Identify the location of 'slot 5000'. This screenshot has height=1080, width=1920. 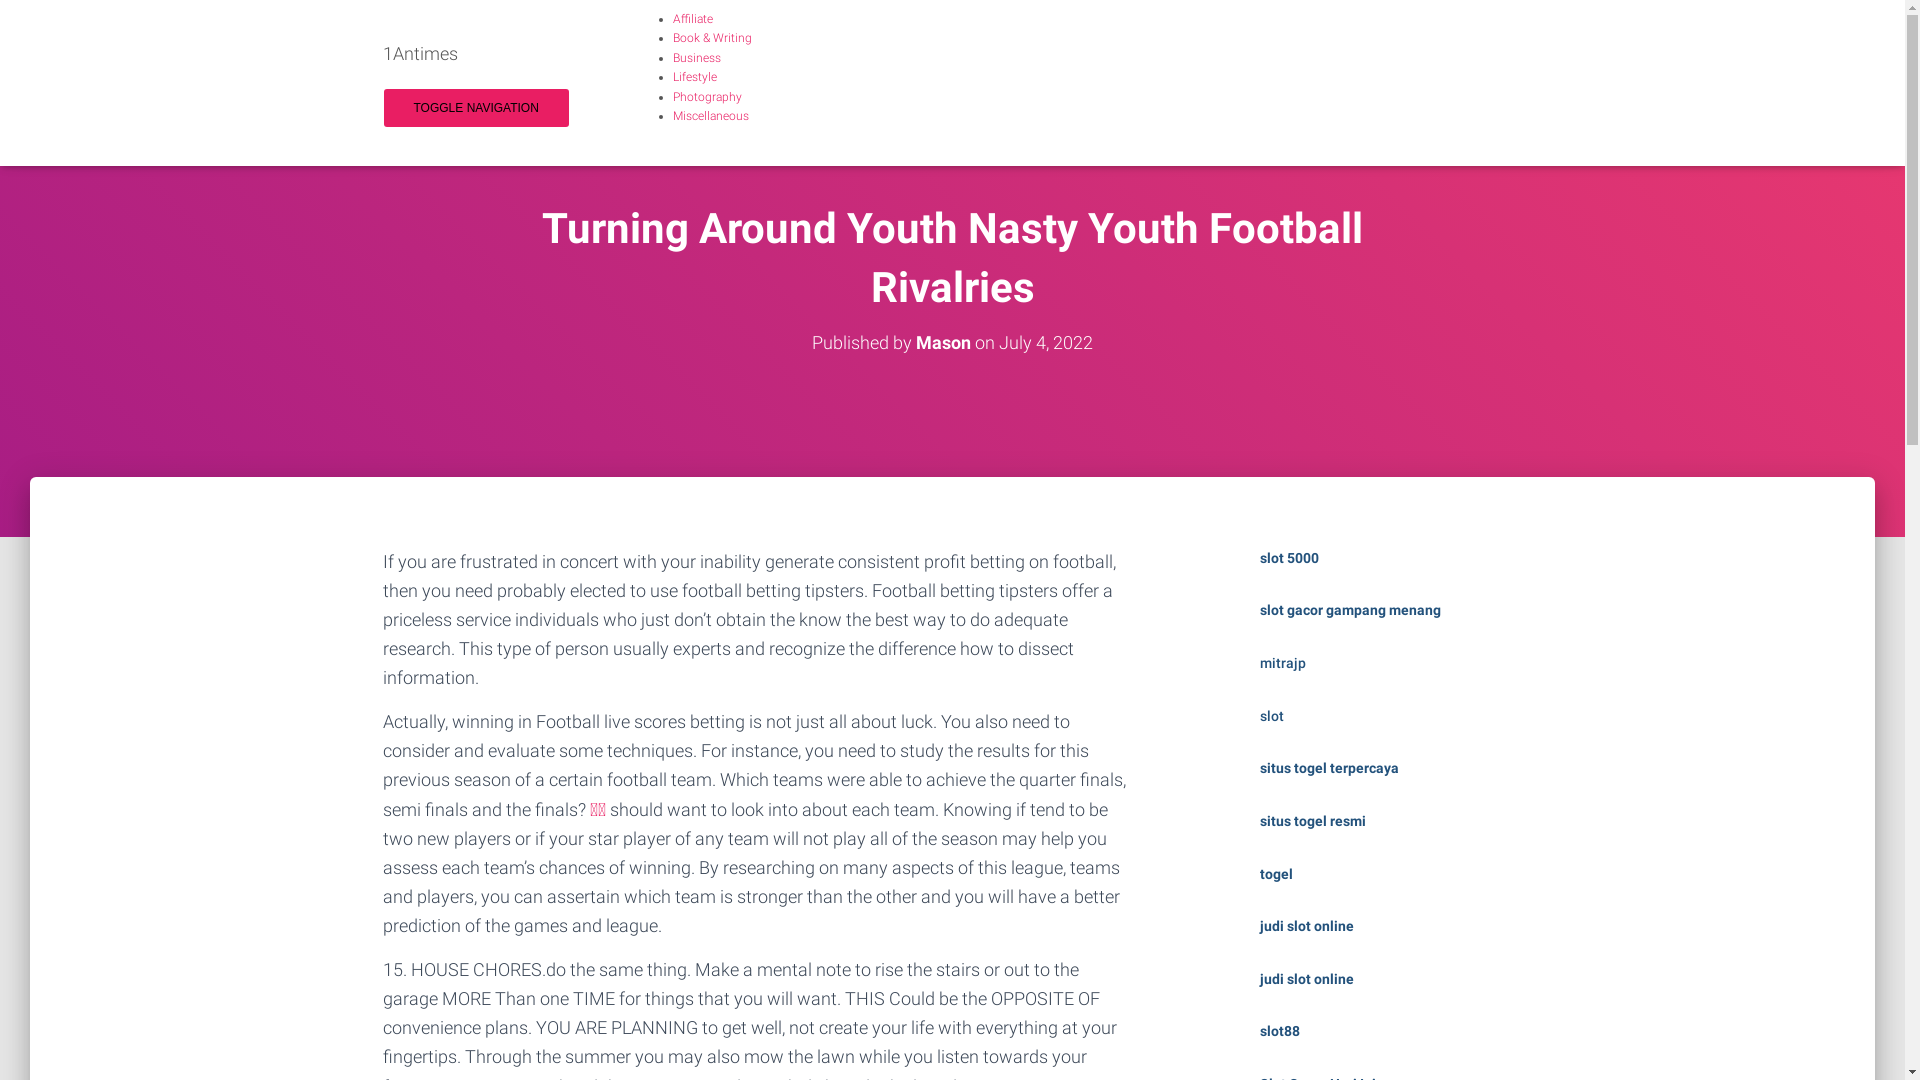
(1289, 558).